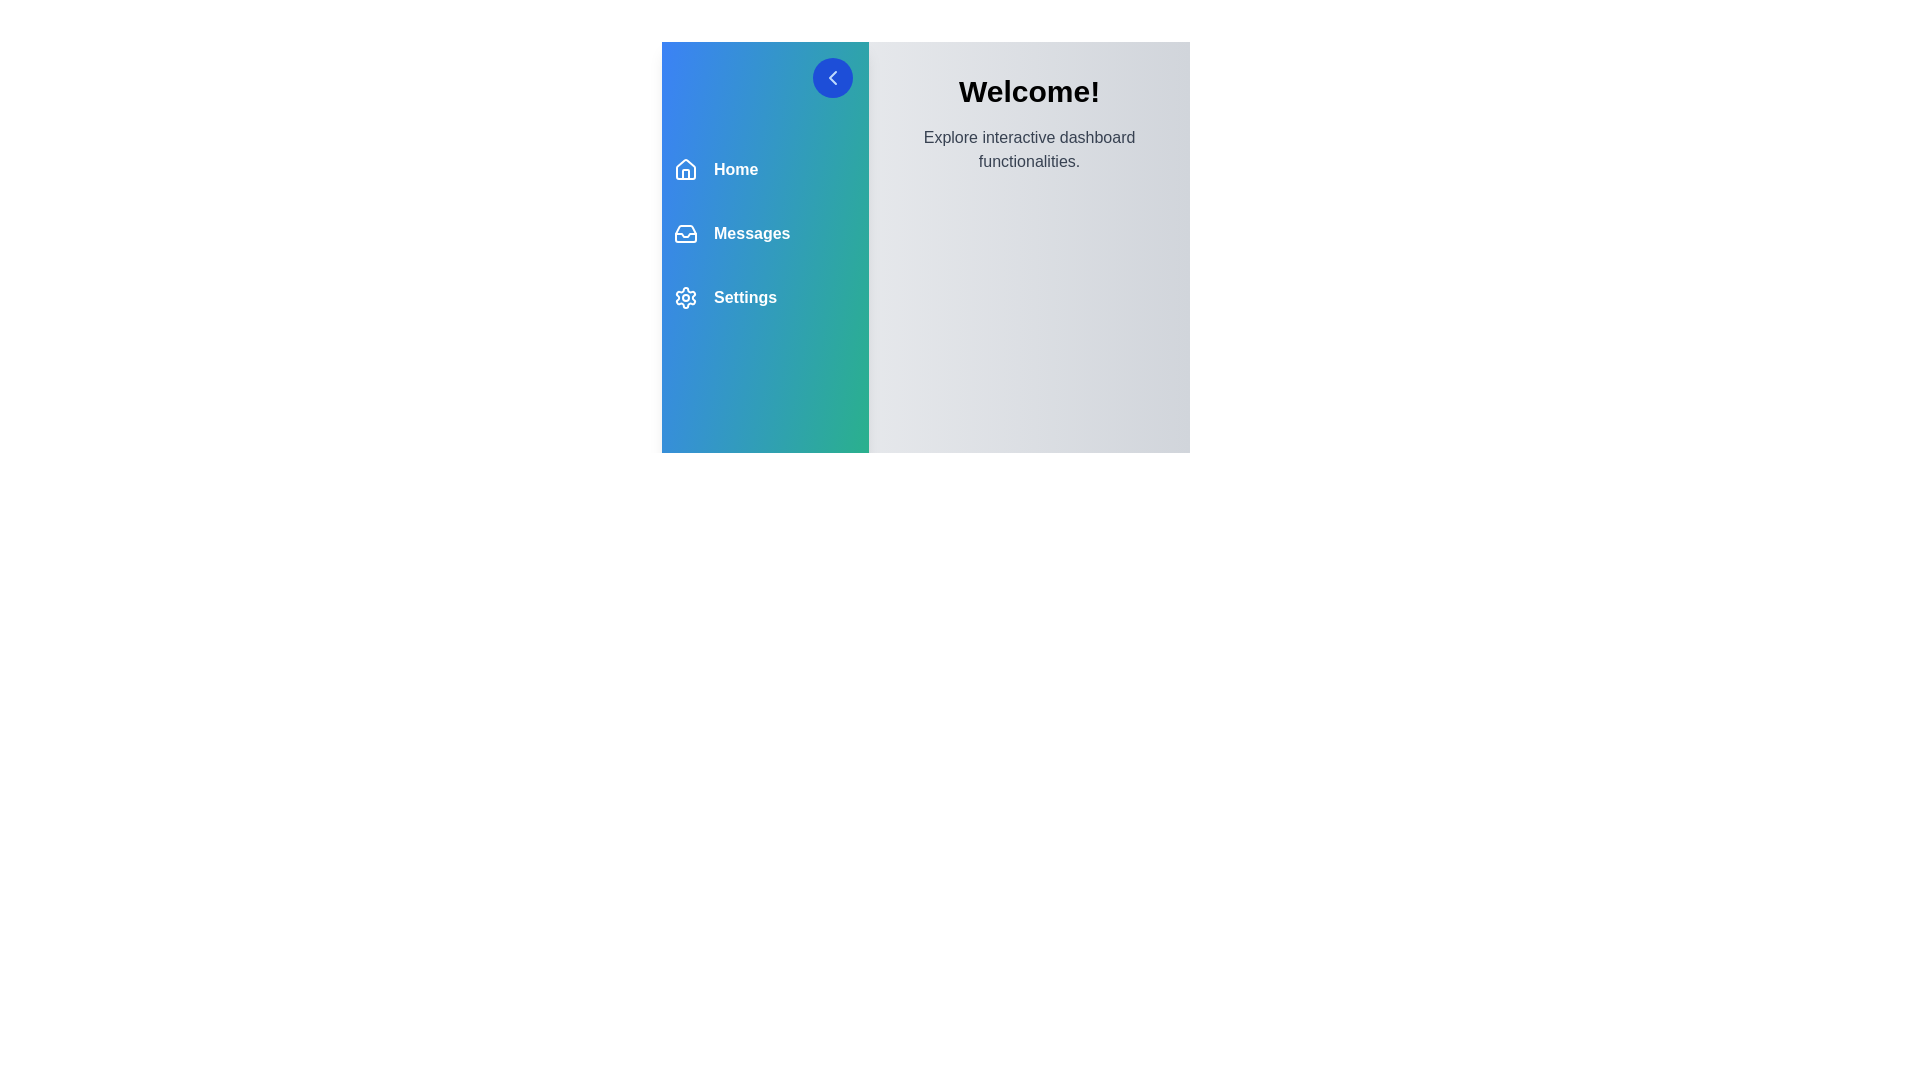  I want to click on the door element of the house icon located in the top-left corner of the blue sidebar, so click(686, 173).